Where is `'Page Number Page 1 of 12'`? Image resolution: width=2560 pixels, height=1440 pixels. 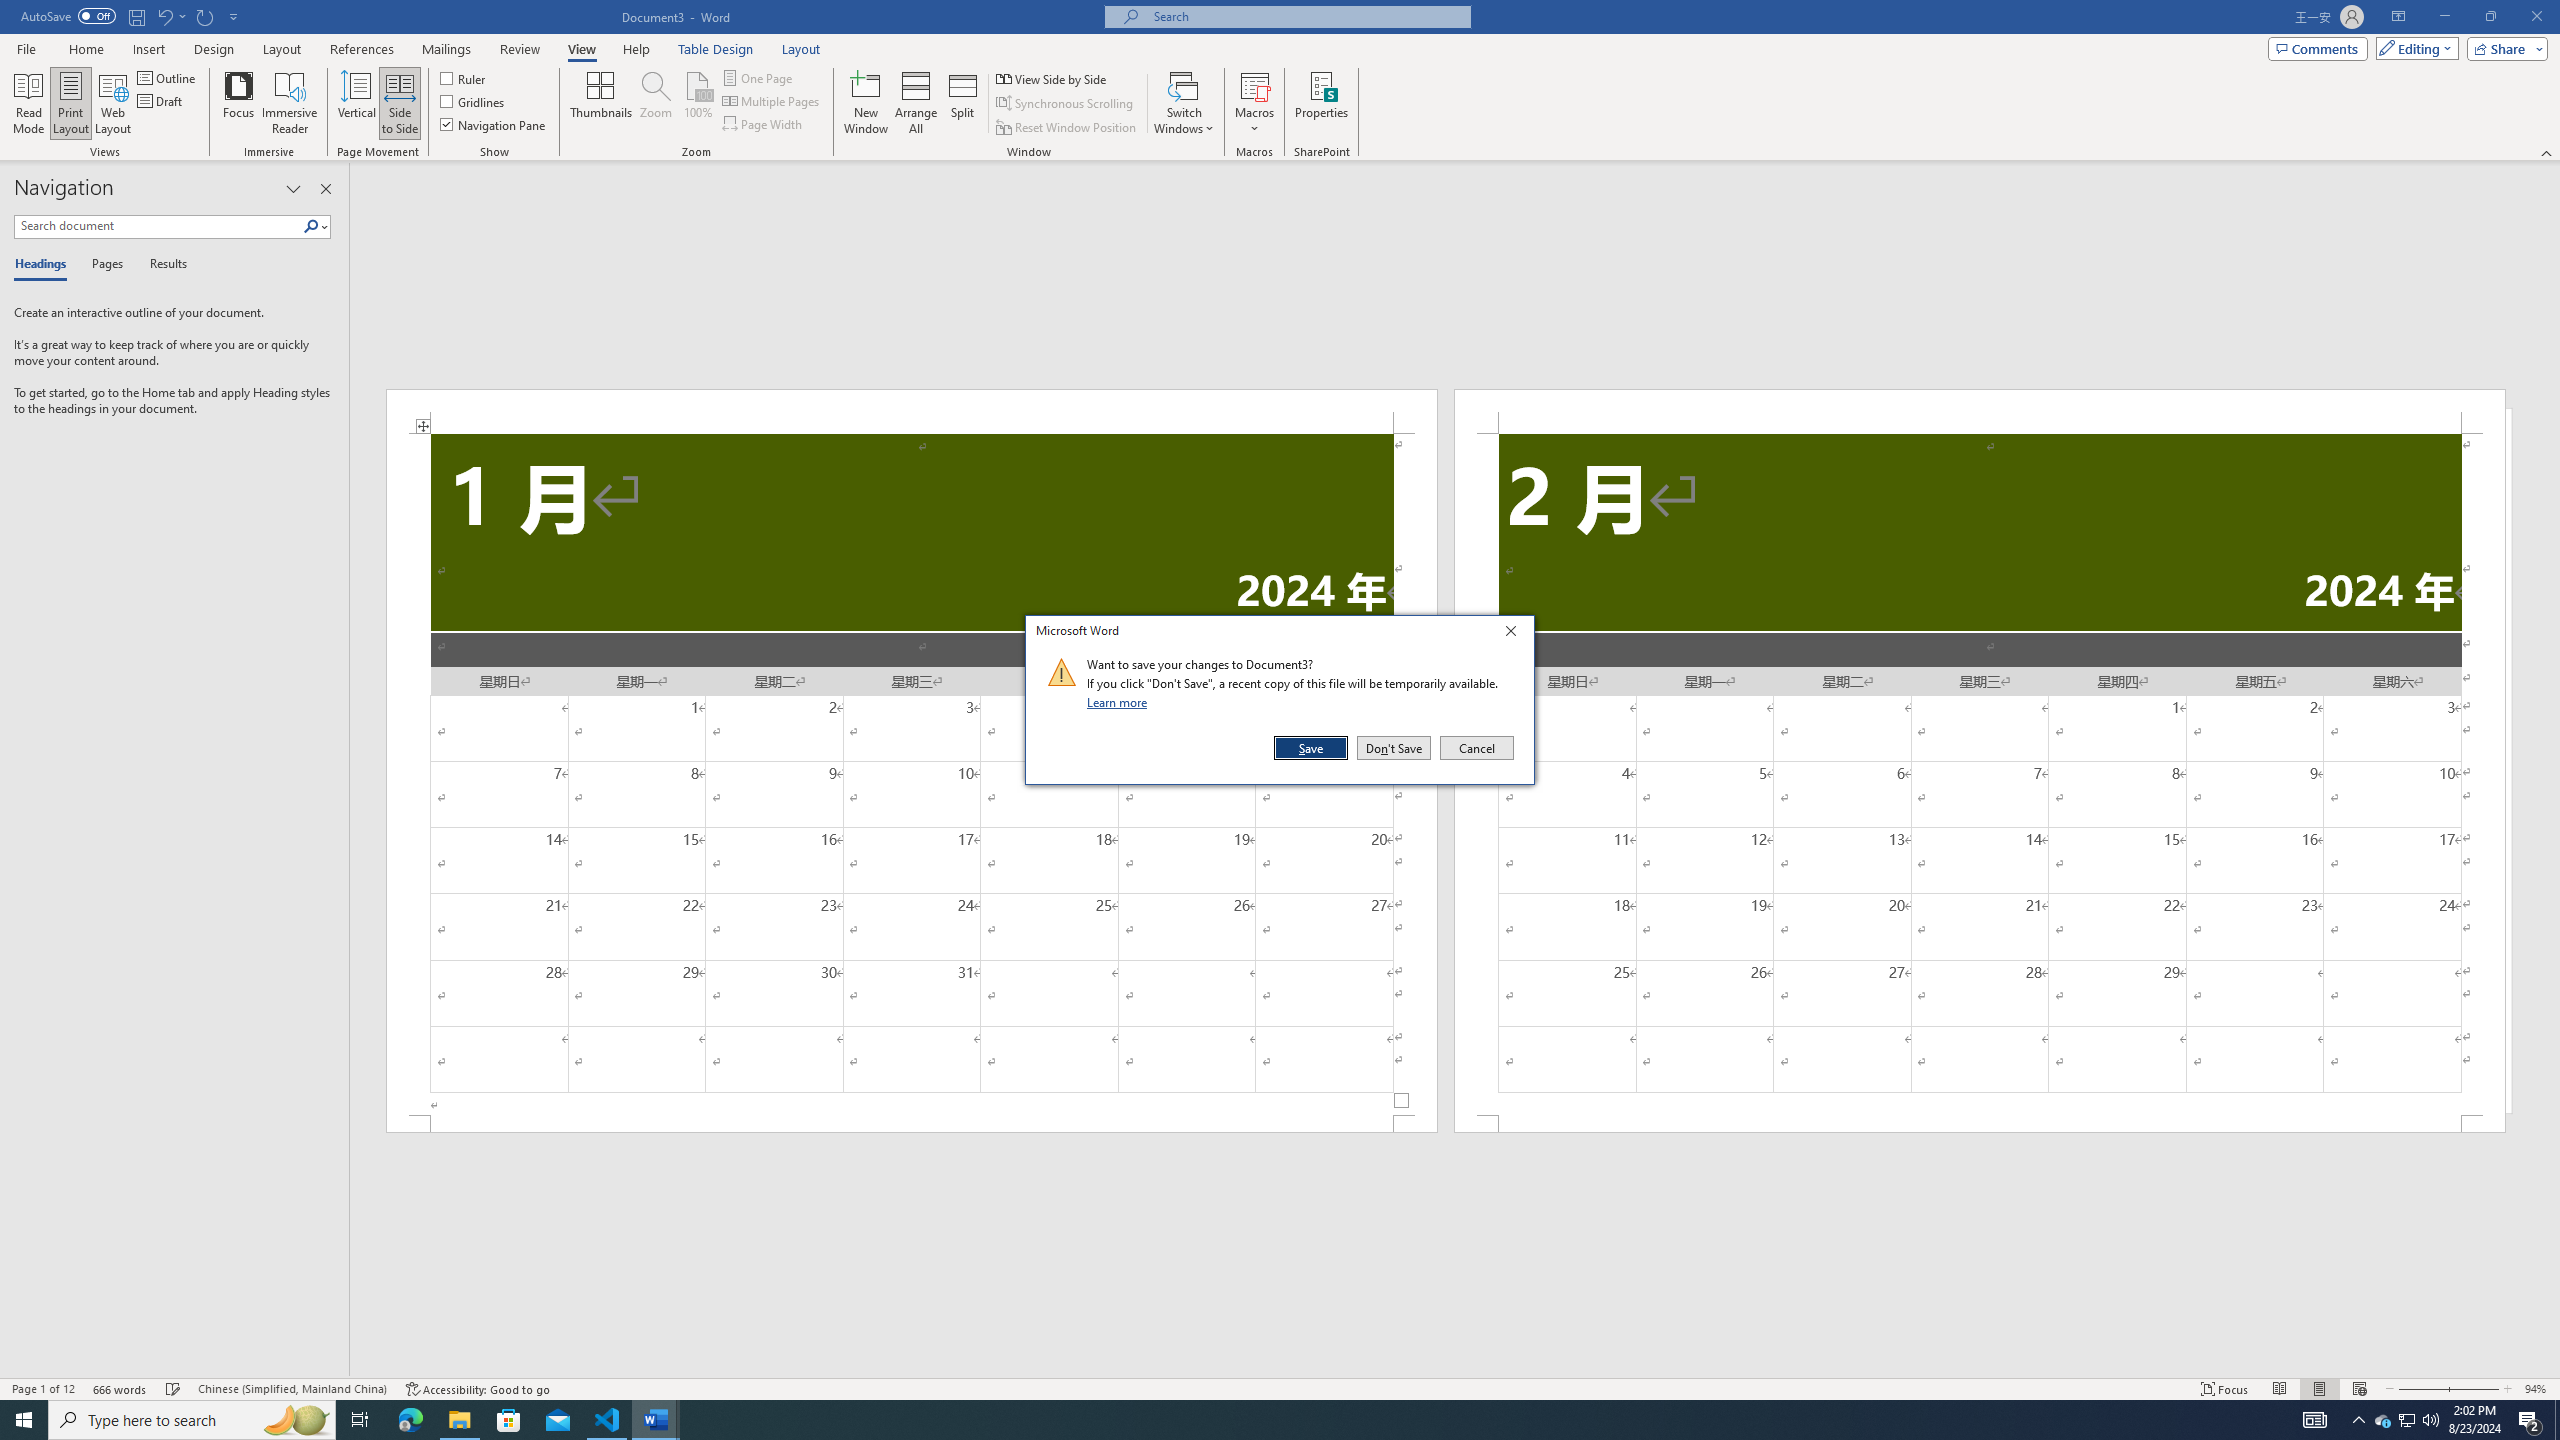 'Page Number Page 1 of 12' is located at coordinates (42, 1389).